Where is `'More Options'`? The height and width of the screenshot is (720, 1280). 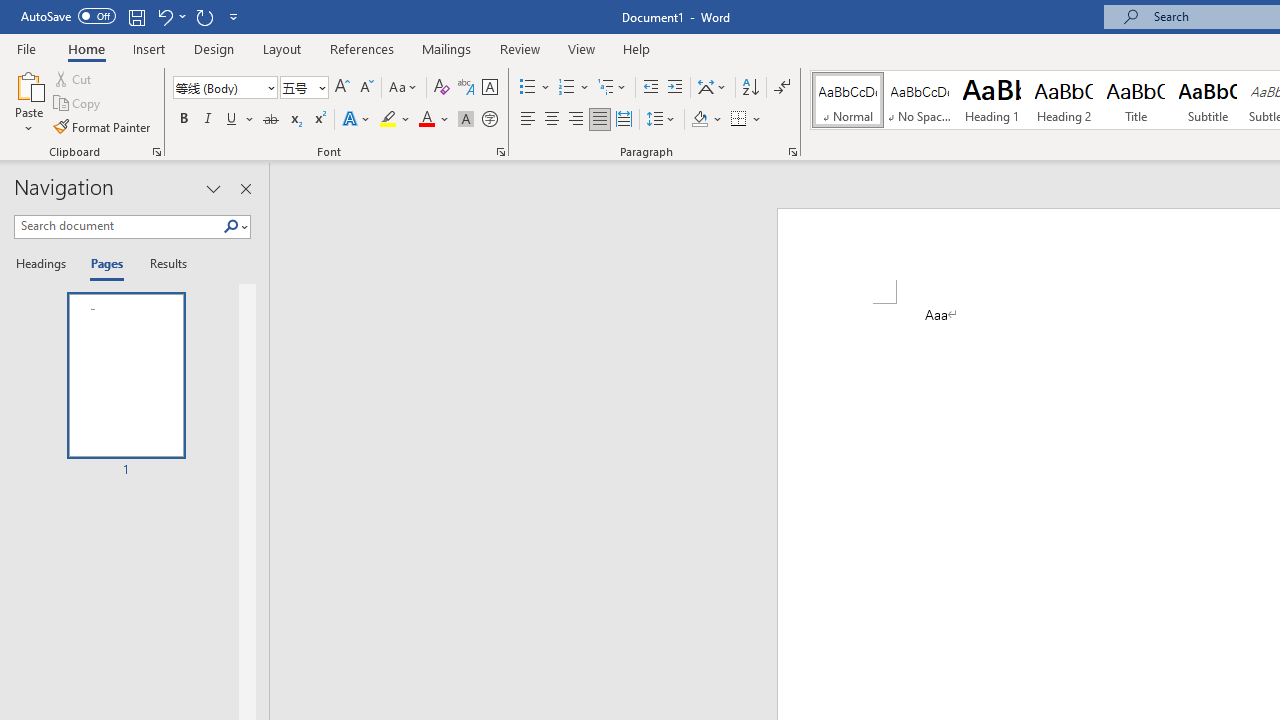 'More Options' is located at coordinates (756, 119).